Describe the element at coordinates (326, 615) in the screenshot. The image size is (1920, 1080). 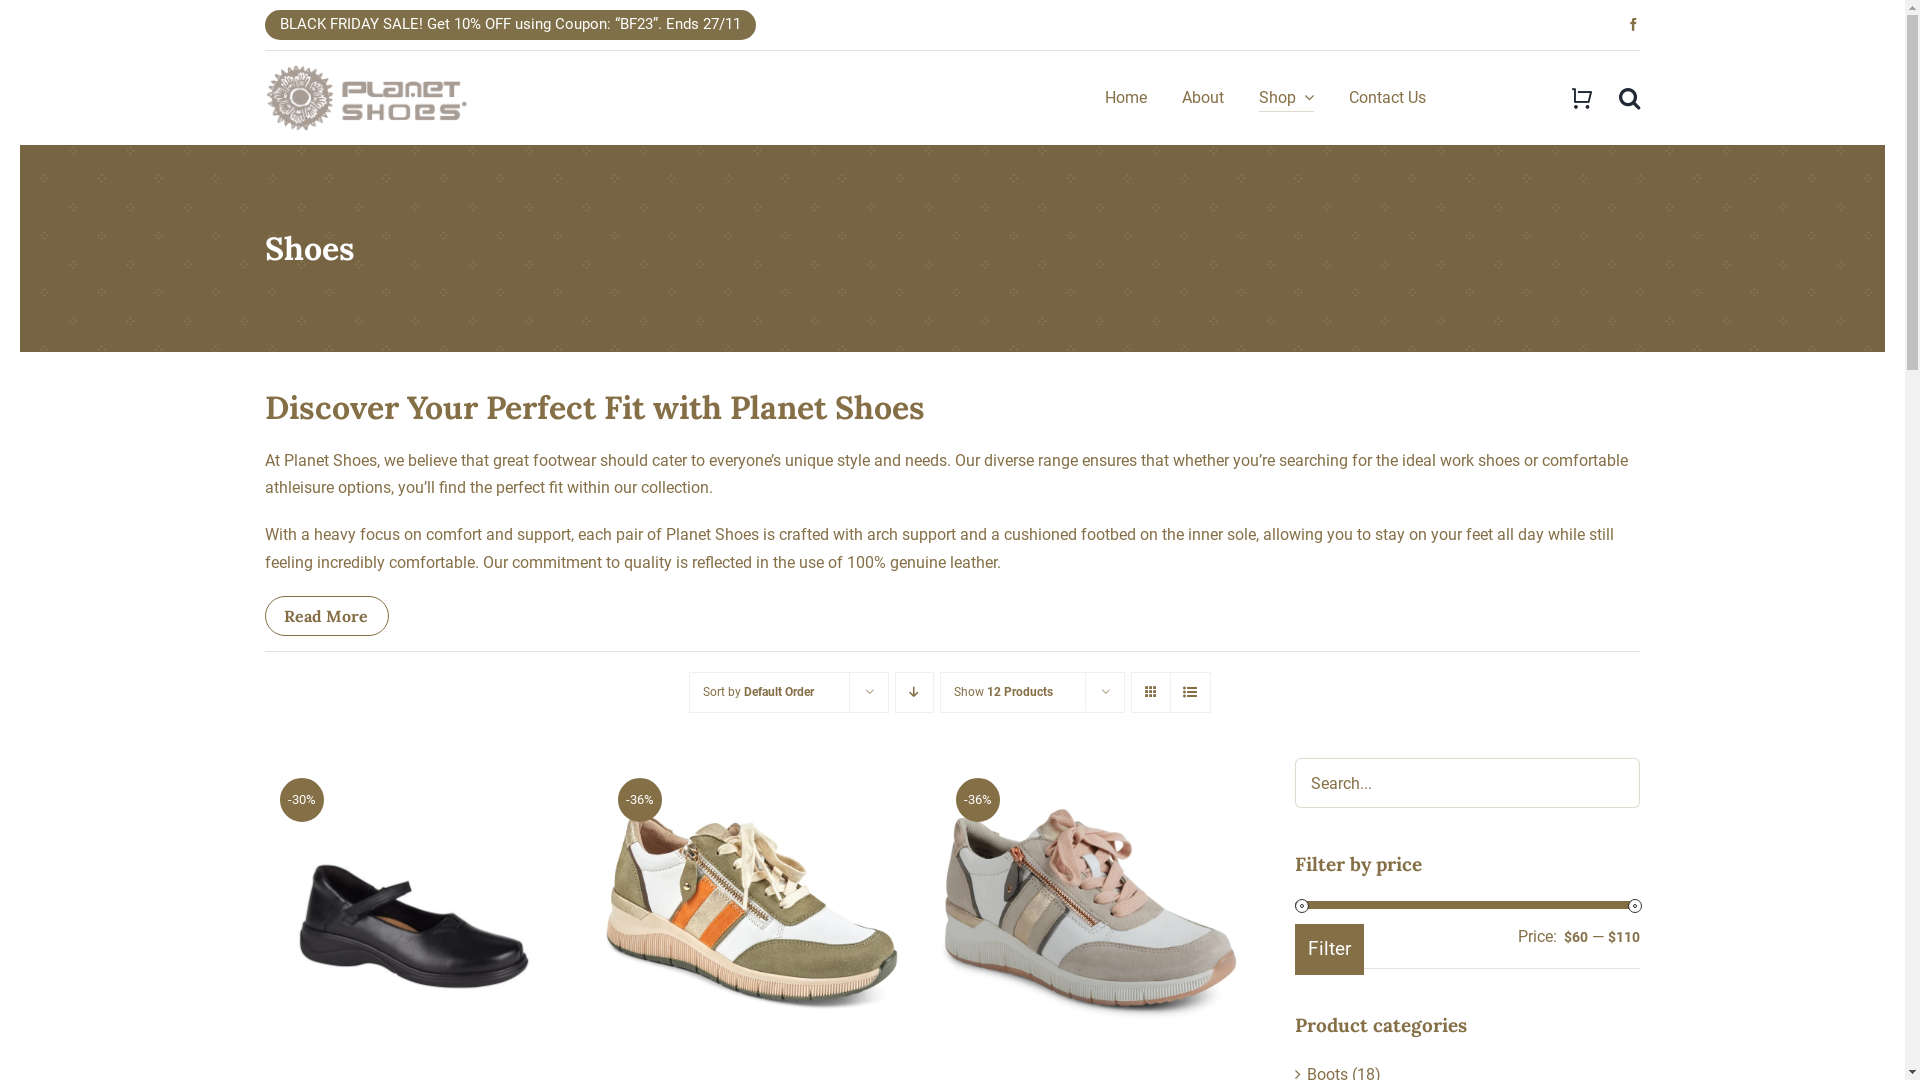
I see `'Read More'` at that location.